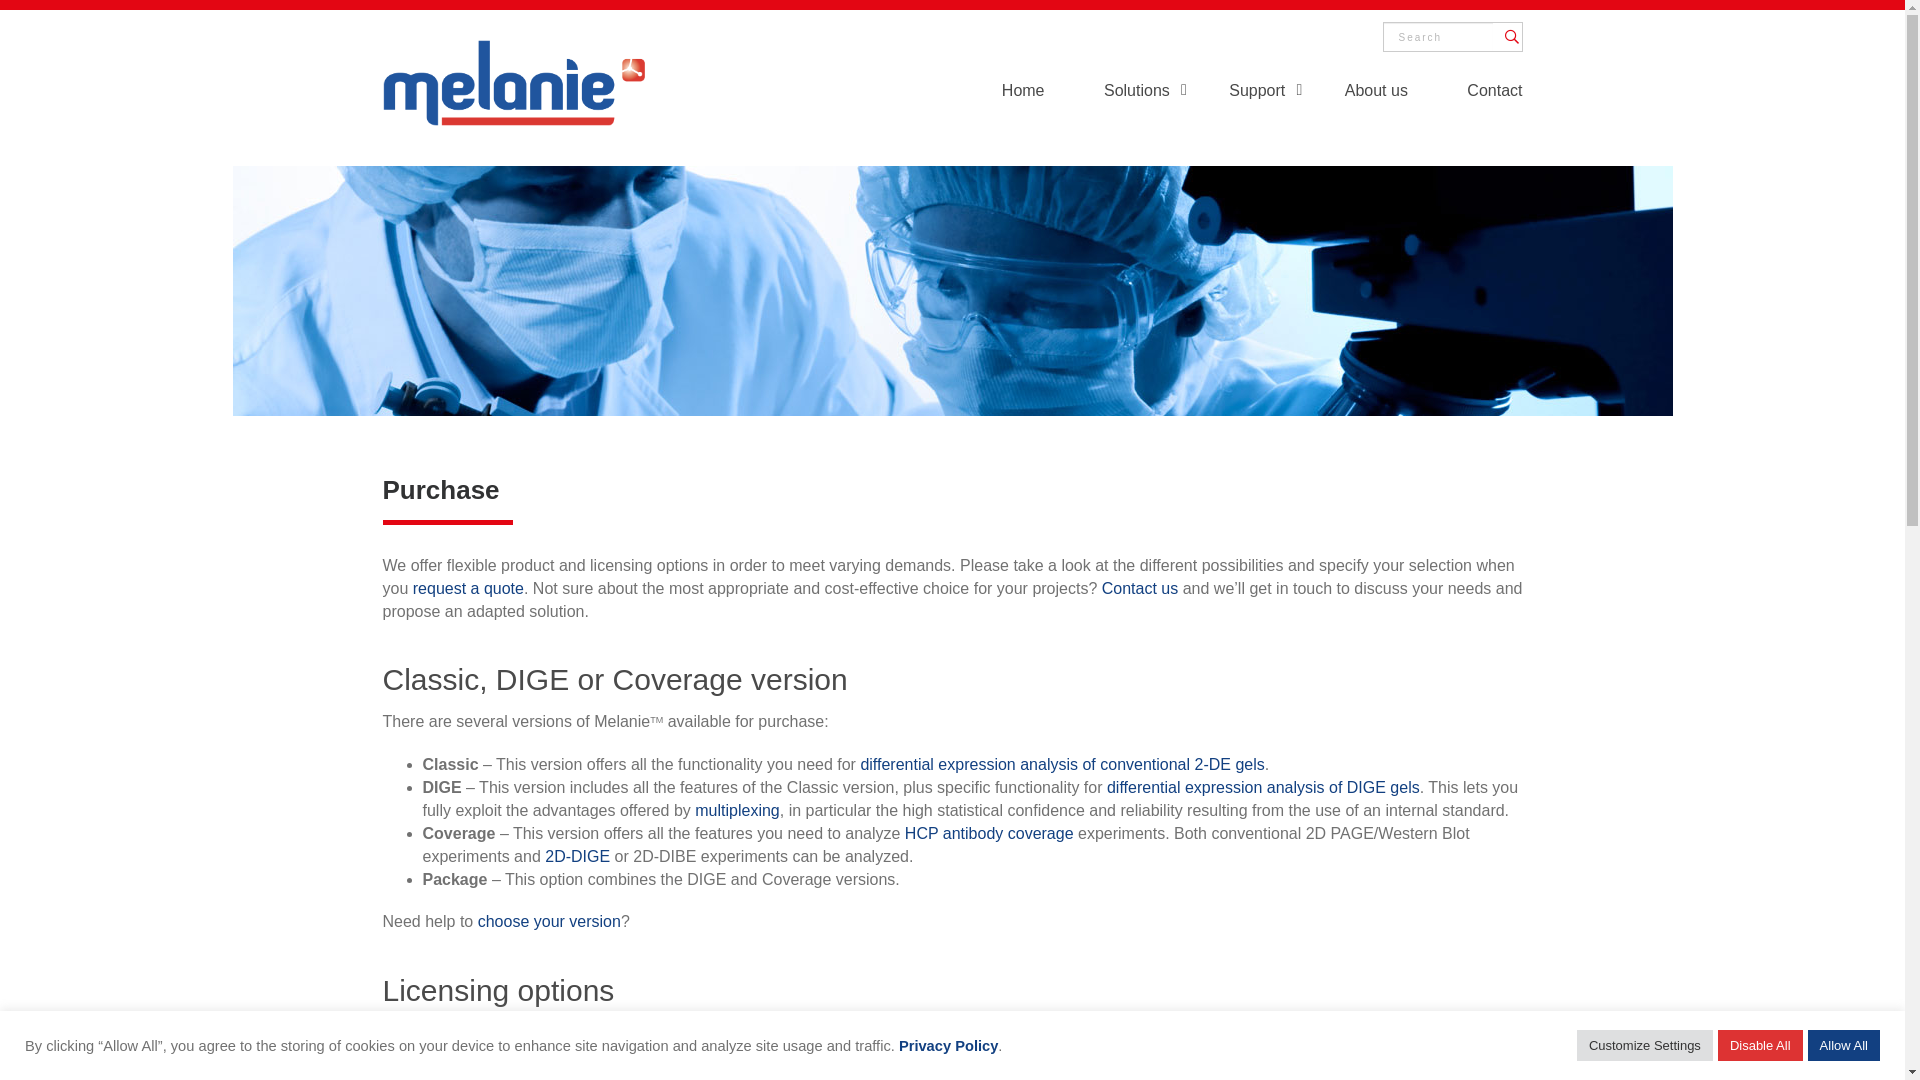 Image resolution: width=1920 pixels, height=1080 pixels. What do you see at coordinates (545, 855) in the screenshot?
I see `'2D-DIGE'` at bounding box center [545, 855].